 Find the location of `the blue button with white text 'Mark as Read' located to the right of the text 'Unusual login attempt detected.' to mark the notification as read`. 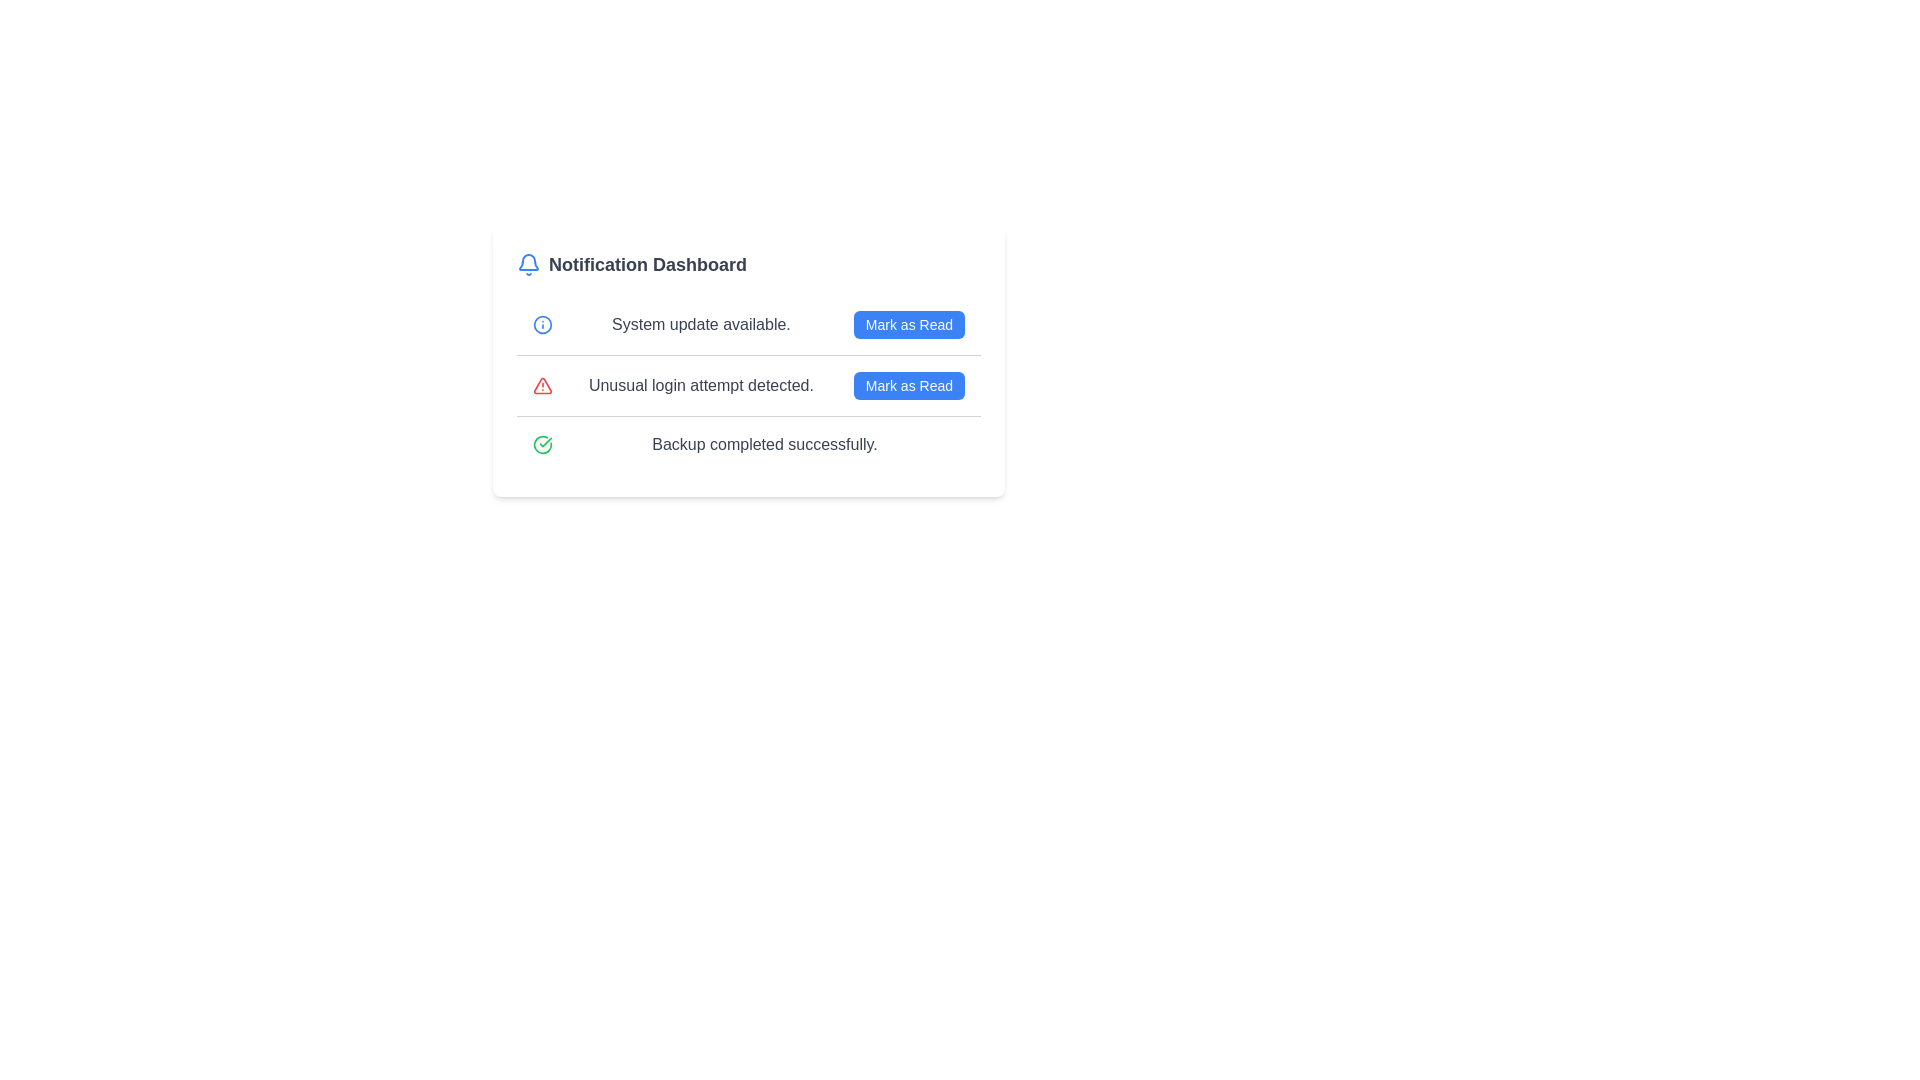

the blue button with white text 'Mark as Read' located to the right of the text 'Unusual login attempt detected.' to mark the notification as read is located at coordinates (908, 385).